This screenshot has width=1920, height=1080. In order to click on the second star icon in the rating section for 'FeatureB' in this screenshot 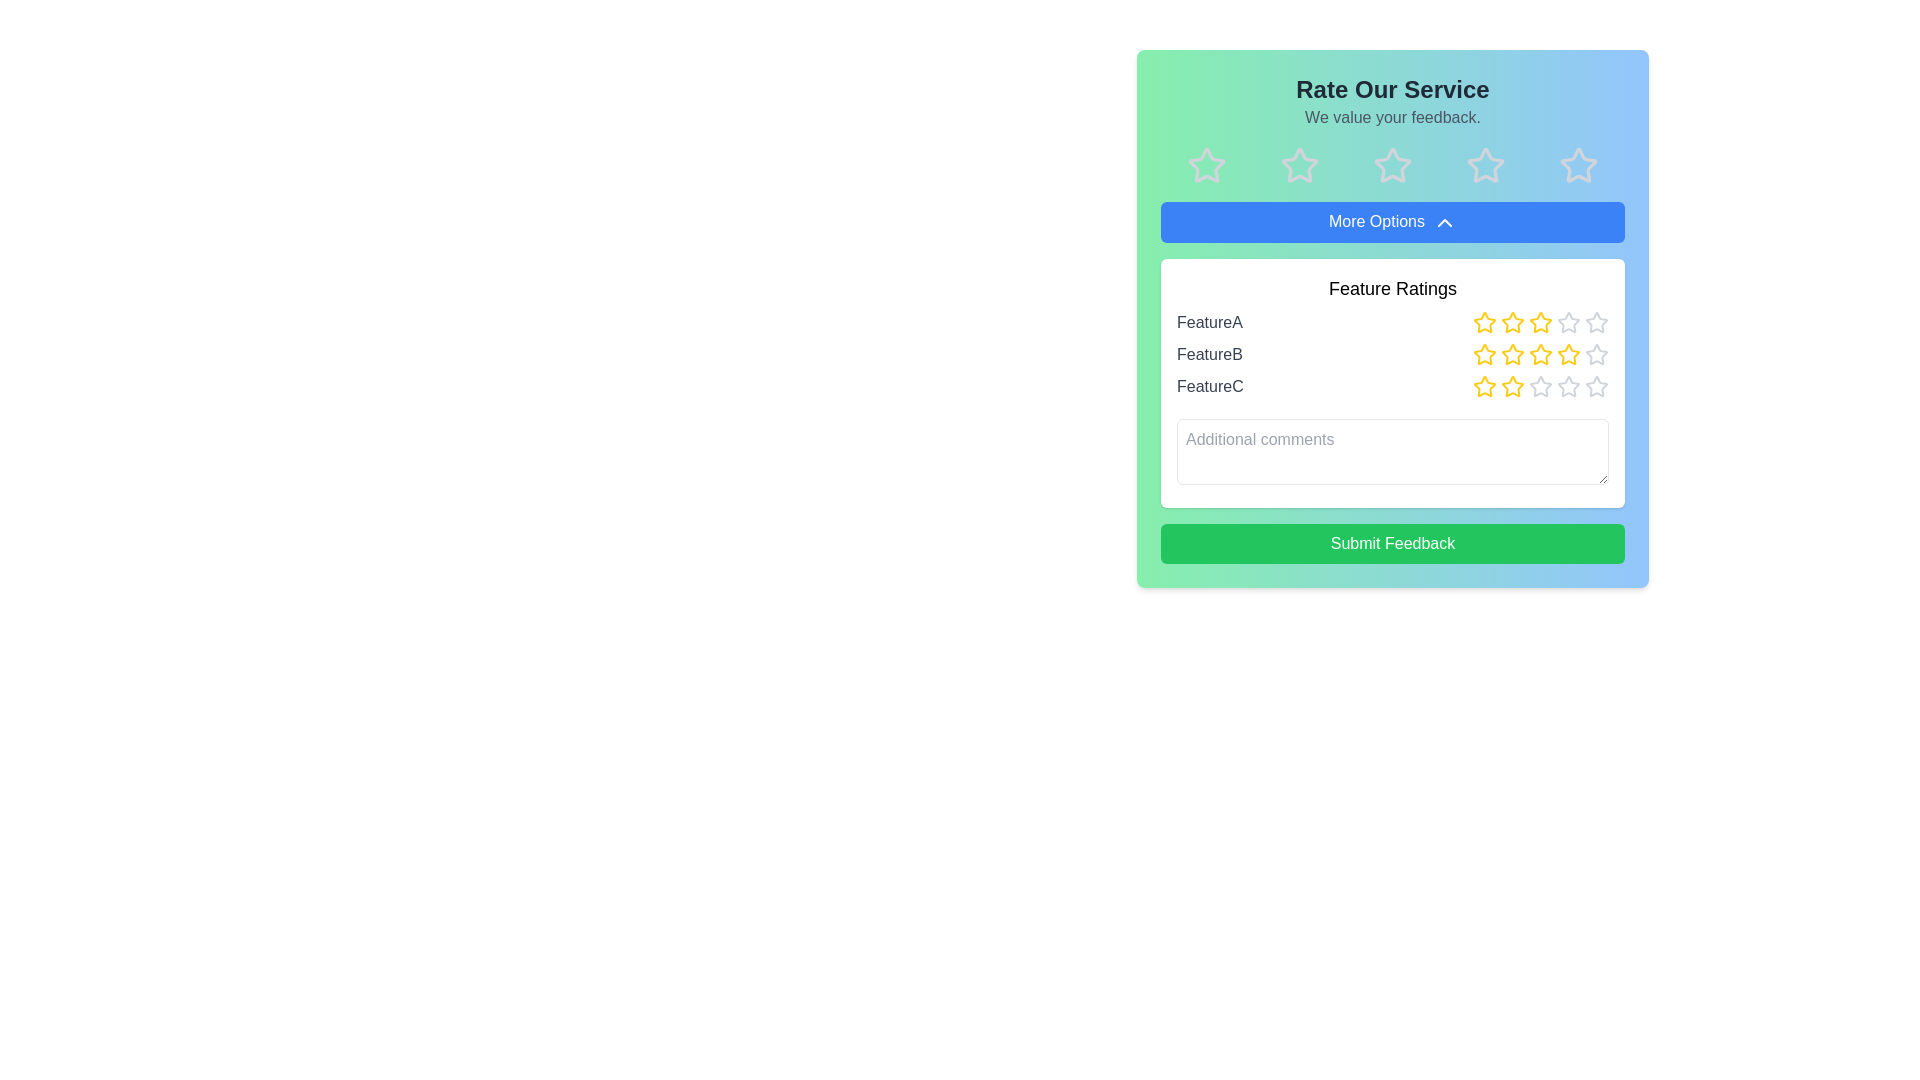, I will do `click(1512, 353)`.